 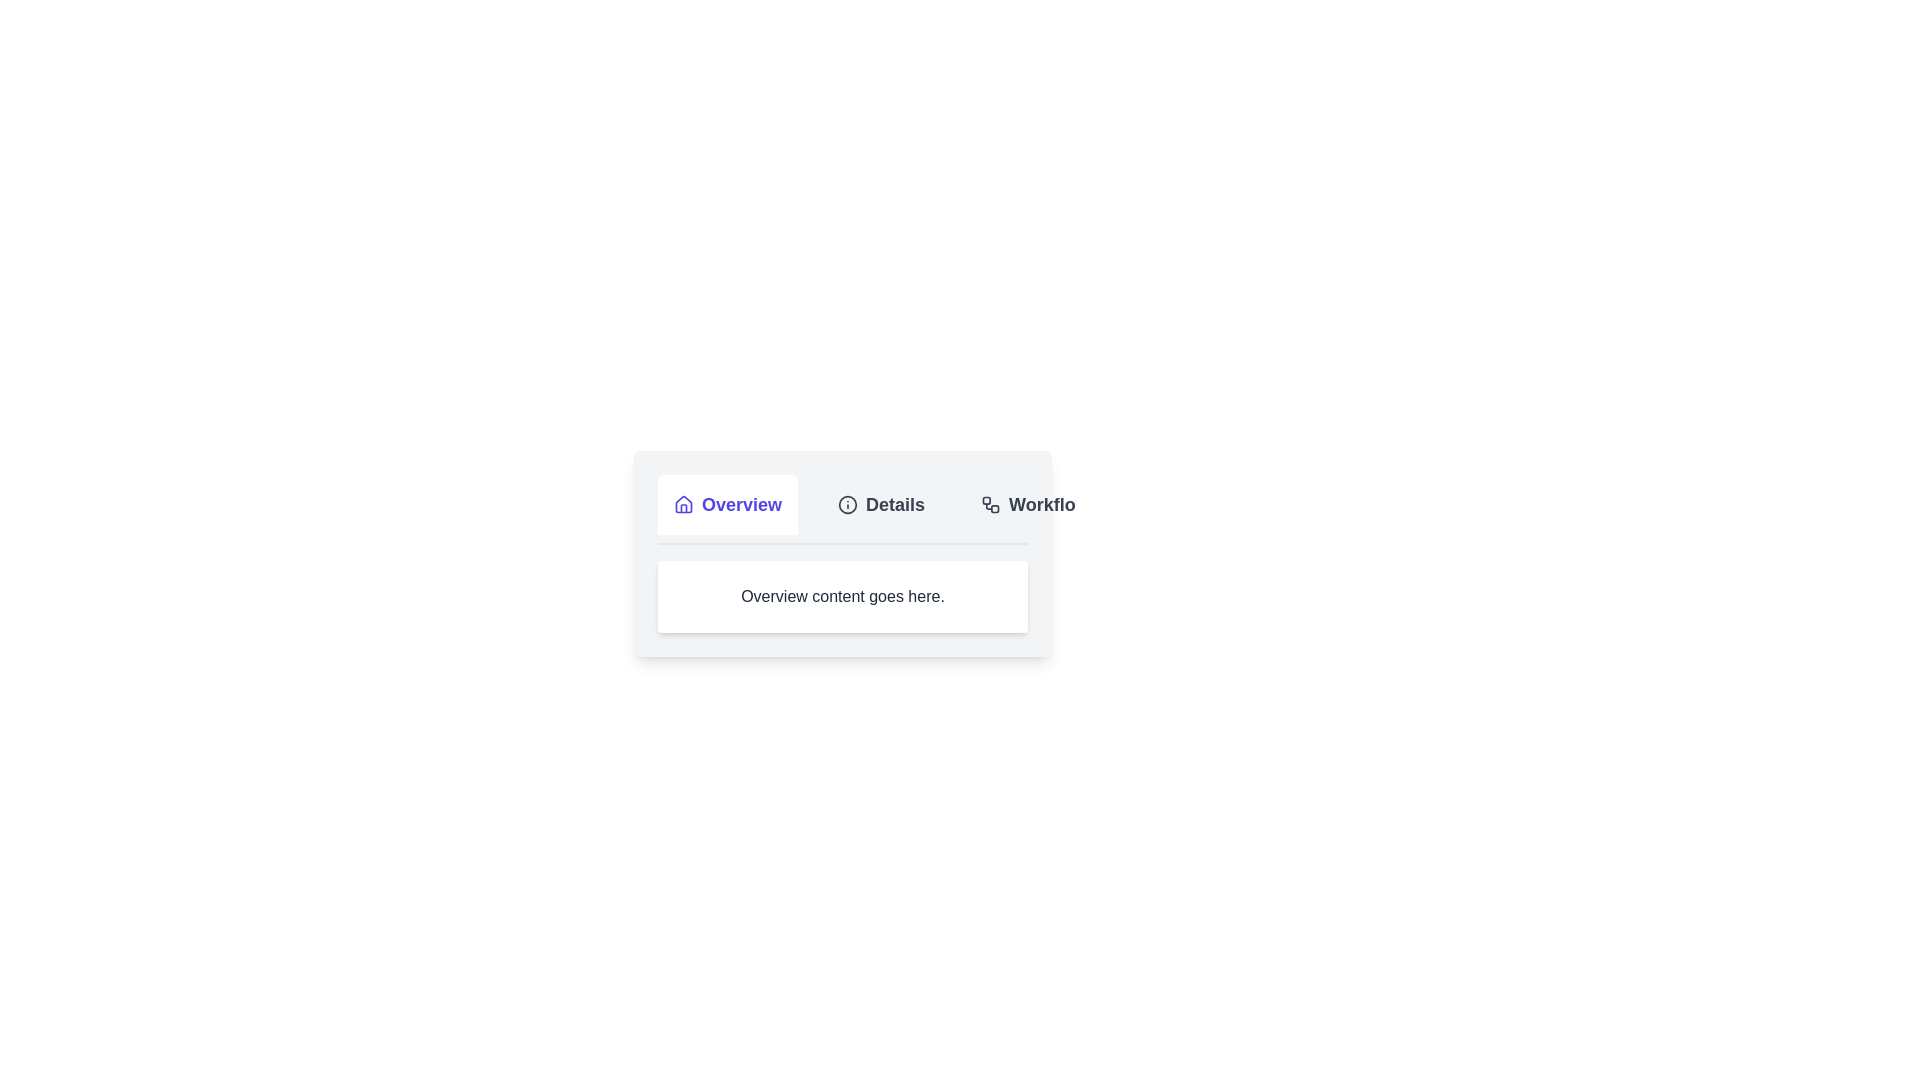 What do you see at coordinates (848, 504) in the screenshot?
I see `the SVG circle component next to the 'Details' label in the navigation bar, which has a visible border and transparent fill` at bounding box center [848, 504].